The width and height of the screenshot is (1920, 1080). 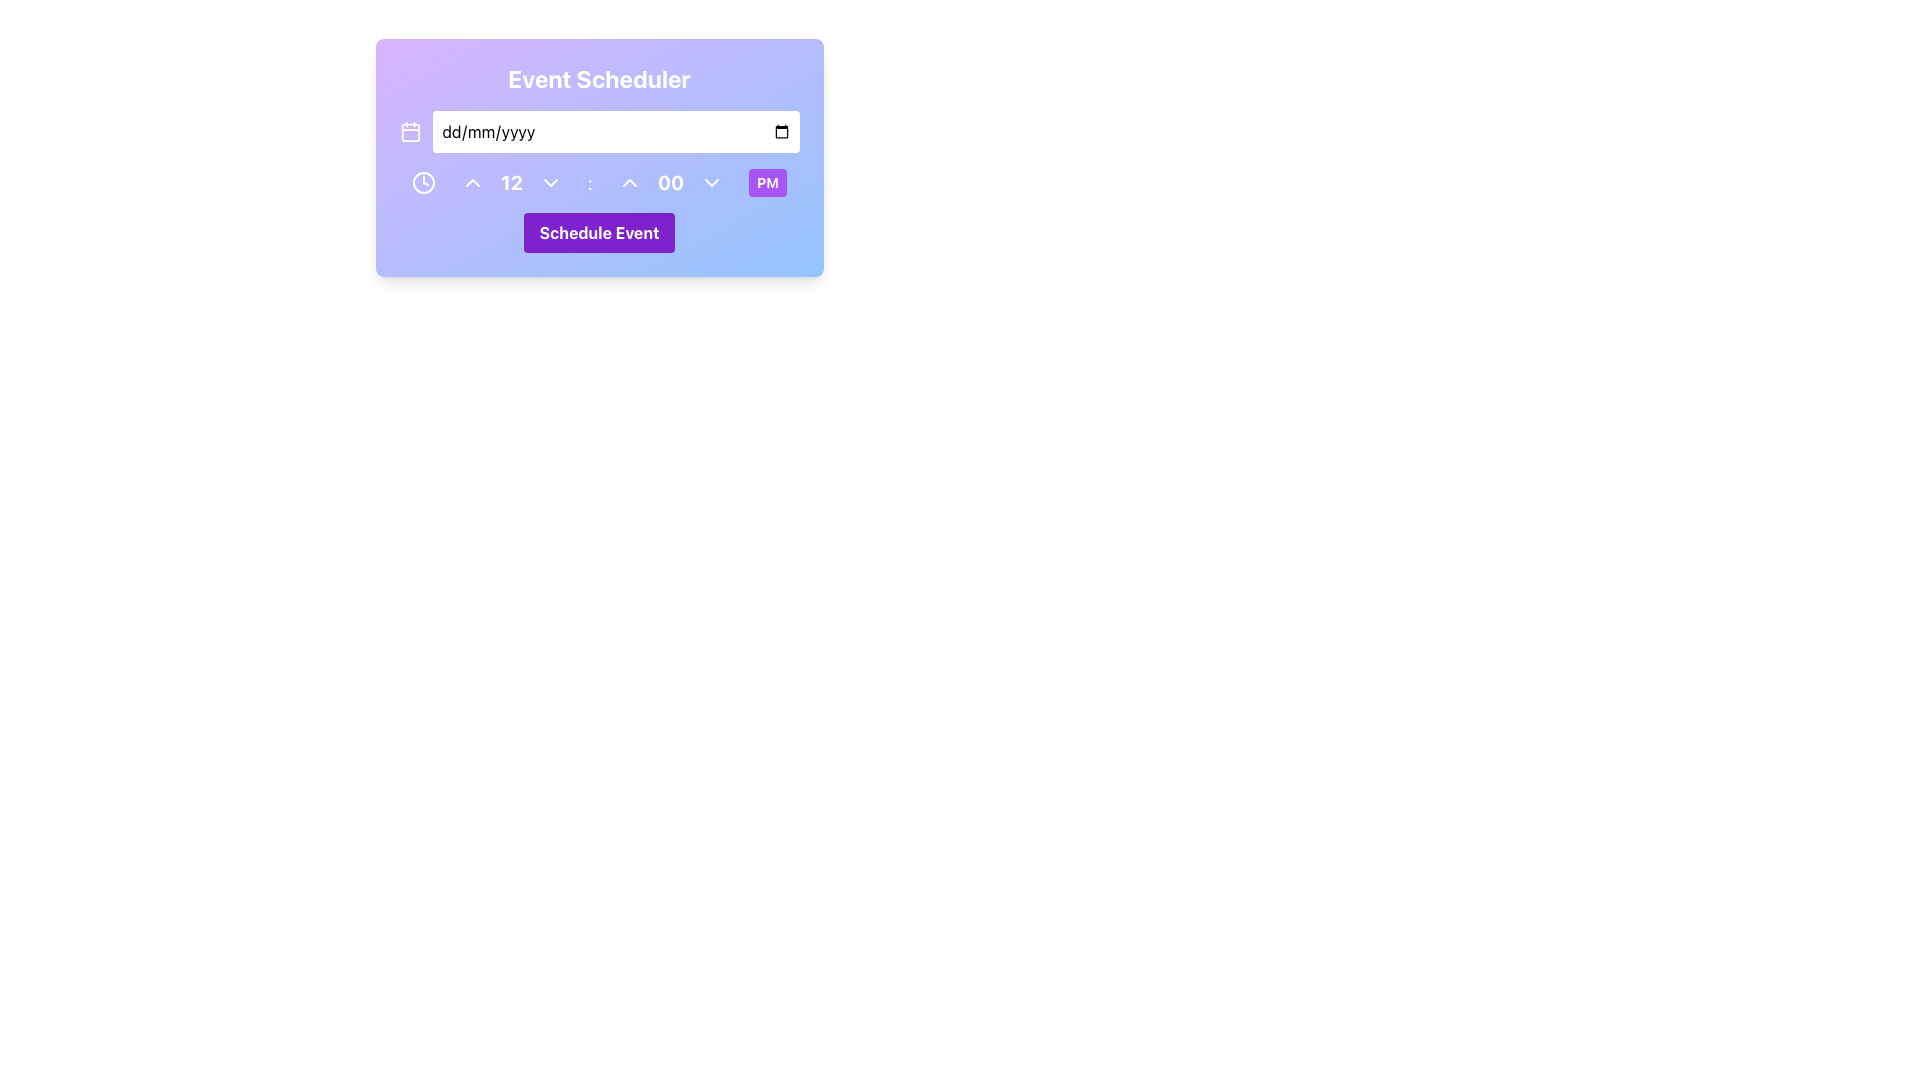 I want to click on the text display element that shows the currently selected hour in a 12-hour format within the time selector module of the event scheduler interface, so click(x=511, y=182).